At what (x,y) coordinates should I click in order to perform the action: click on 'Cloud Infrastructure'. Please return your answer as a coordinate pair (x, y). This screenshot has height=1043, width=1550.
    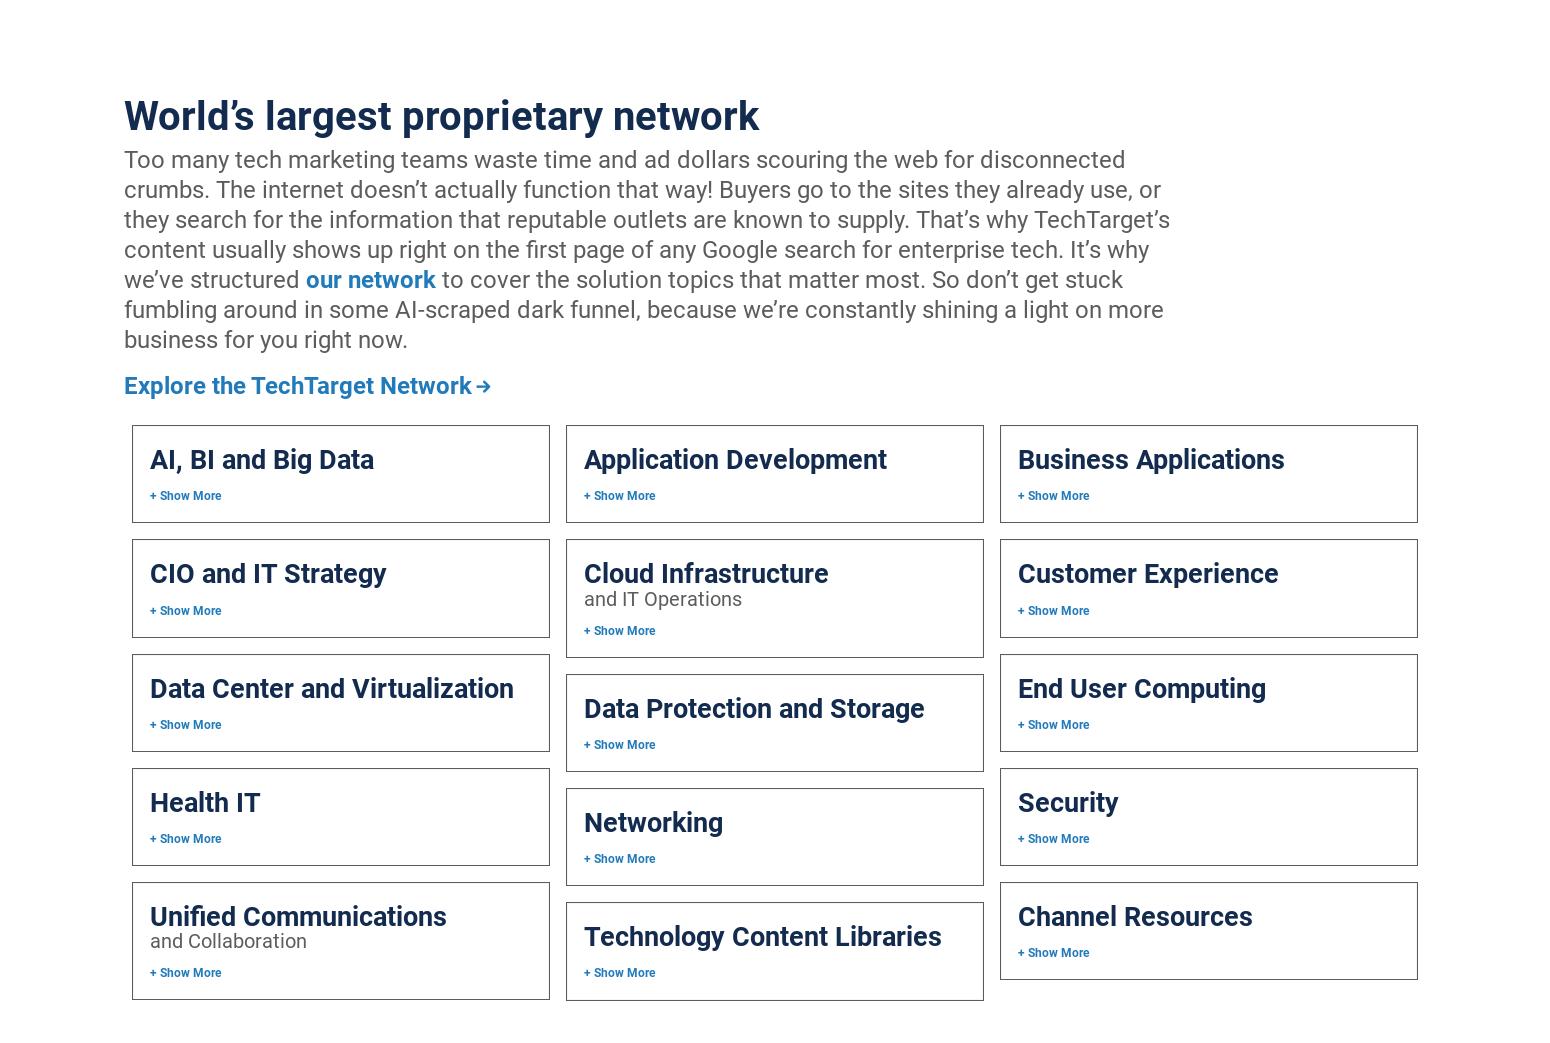
    Looking at the image, I should click on (705, 573).